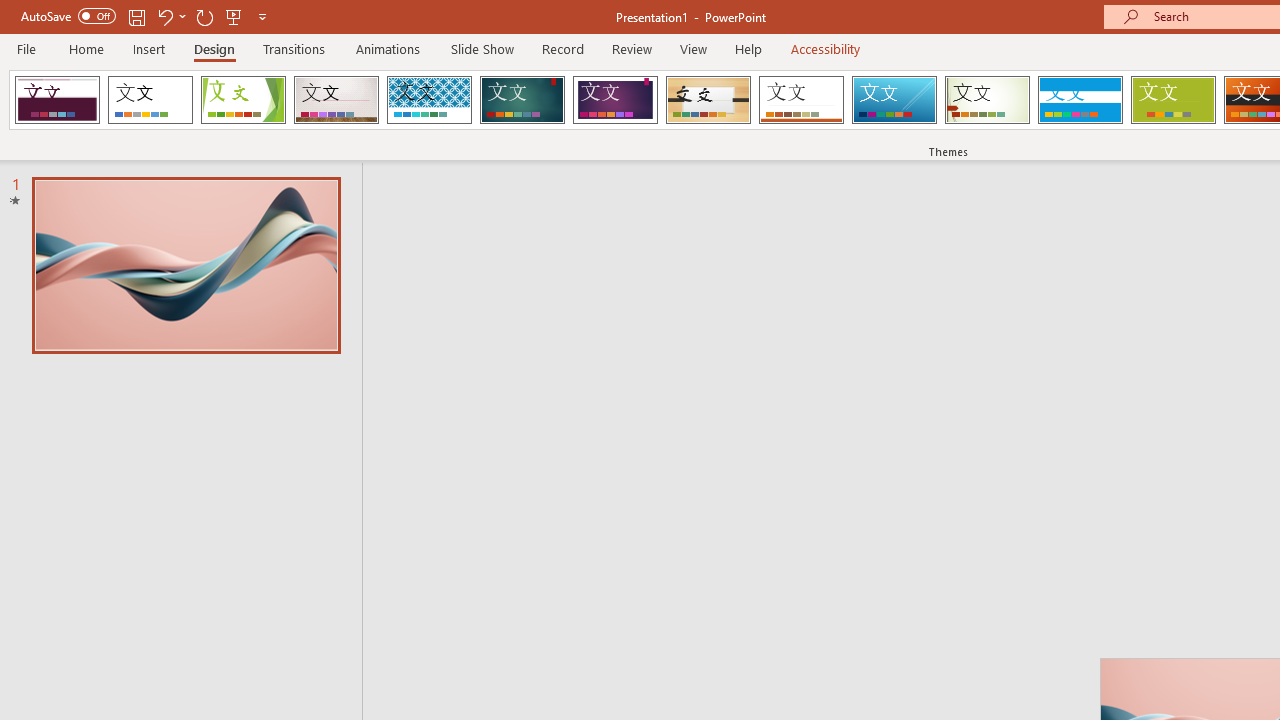  I want to click on 'Ion Boardroom', so click(614, 100).